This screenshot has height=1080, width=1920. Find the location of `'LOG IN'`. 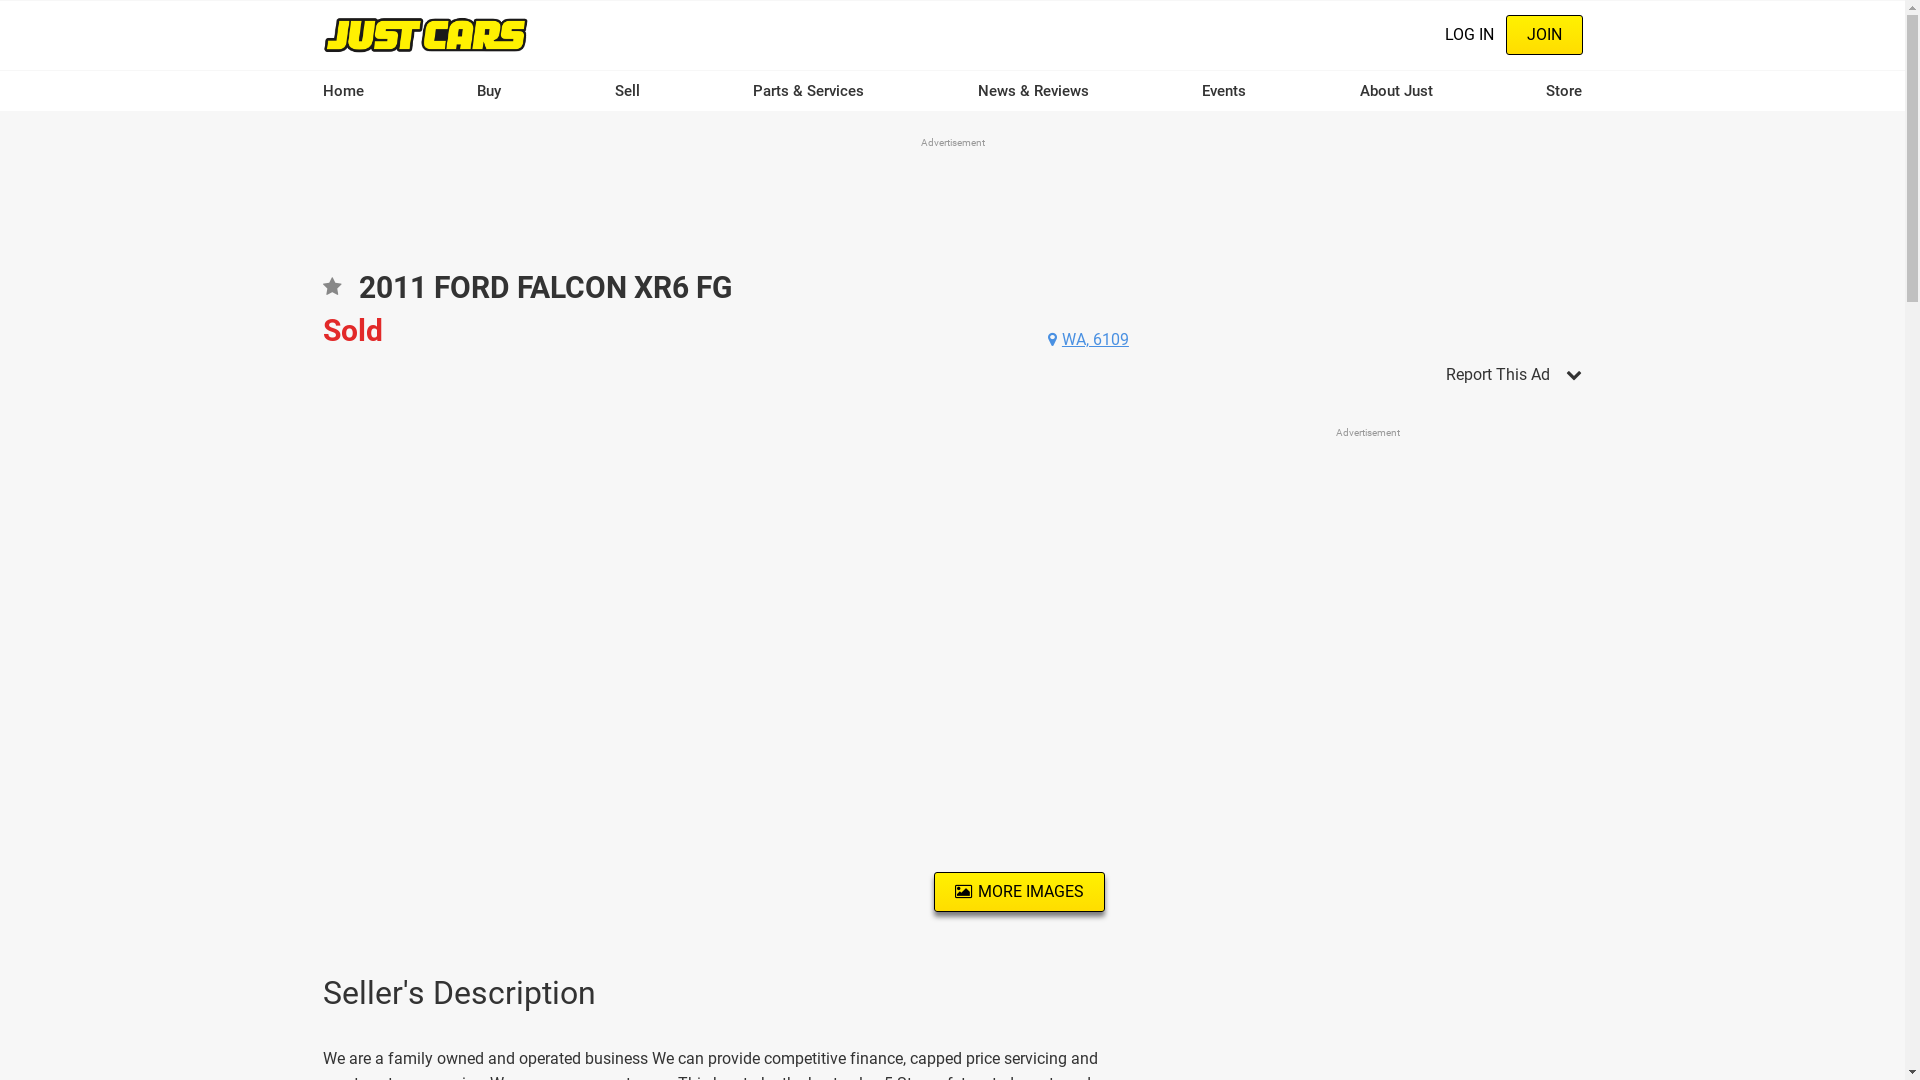

'LOG IN' is located at coordinates (1468, 34).